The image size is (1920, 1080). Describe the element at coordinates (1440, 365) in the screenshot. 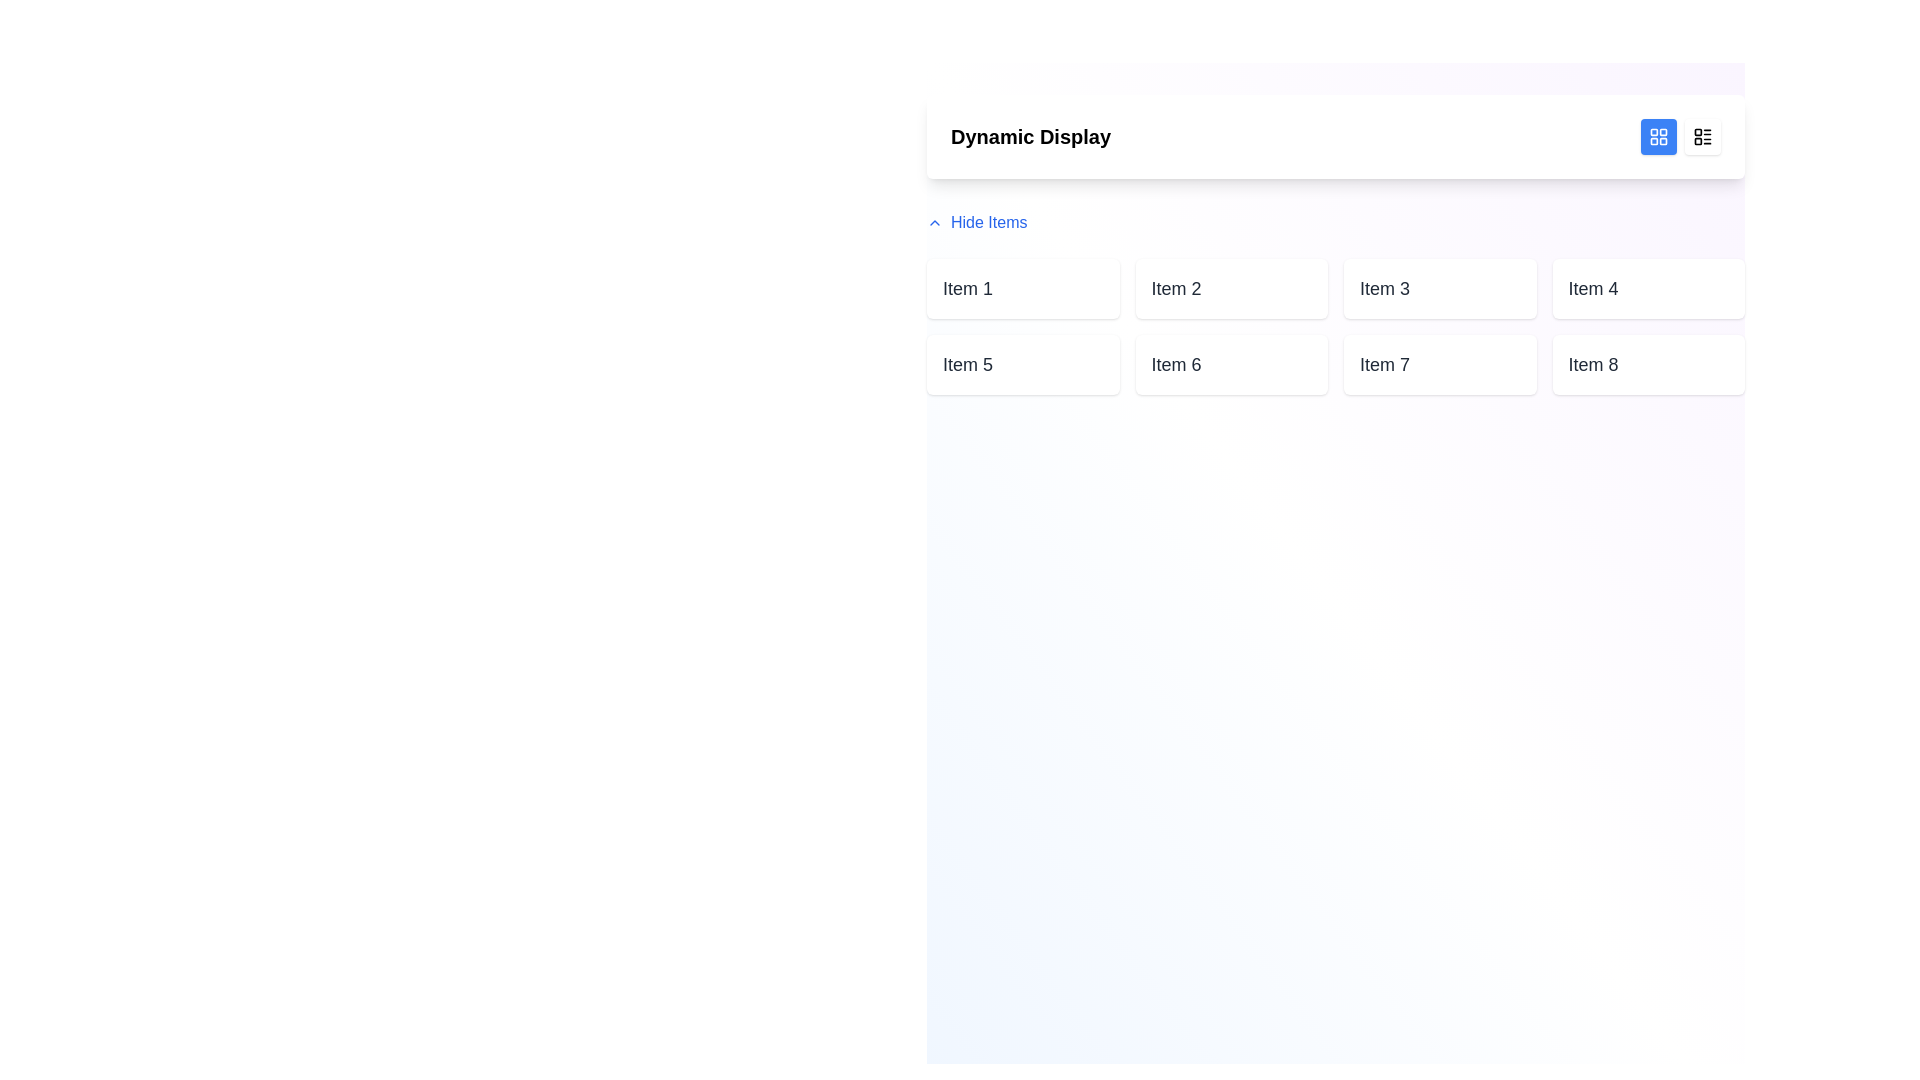

I see `the display card labeled 'Item 7' located in the bottom row of the grid, second column, between 'Item 6' and 'Item 8'` at that location.